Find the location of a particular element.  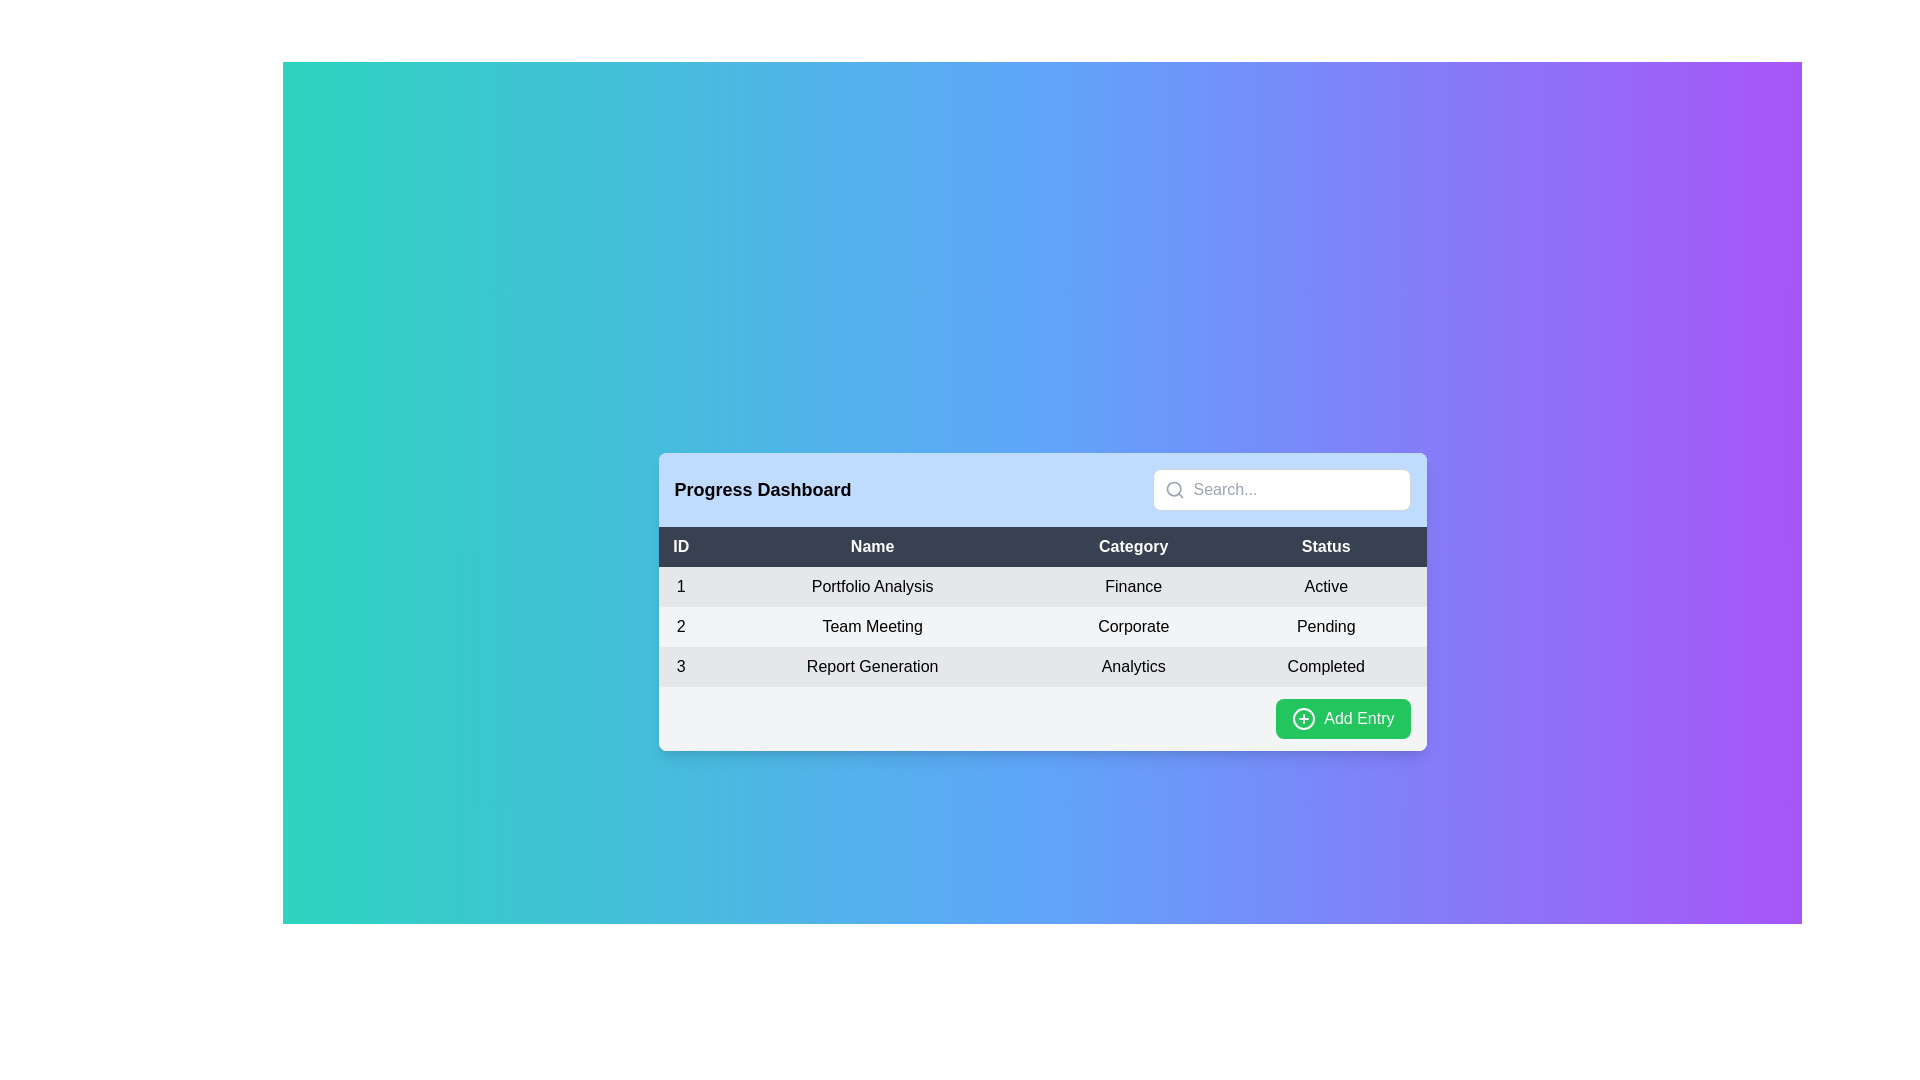

the TableHeader to sort the columns interactively is located at coordinates (1041, 547).